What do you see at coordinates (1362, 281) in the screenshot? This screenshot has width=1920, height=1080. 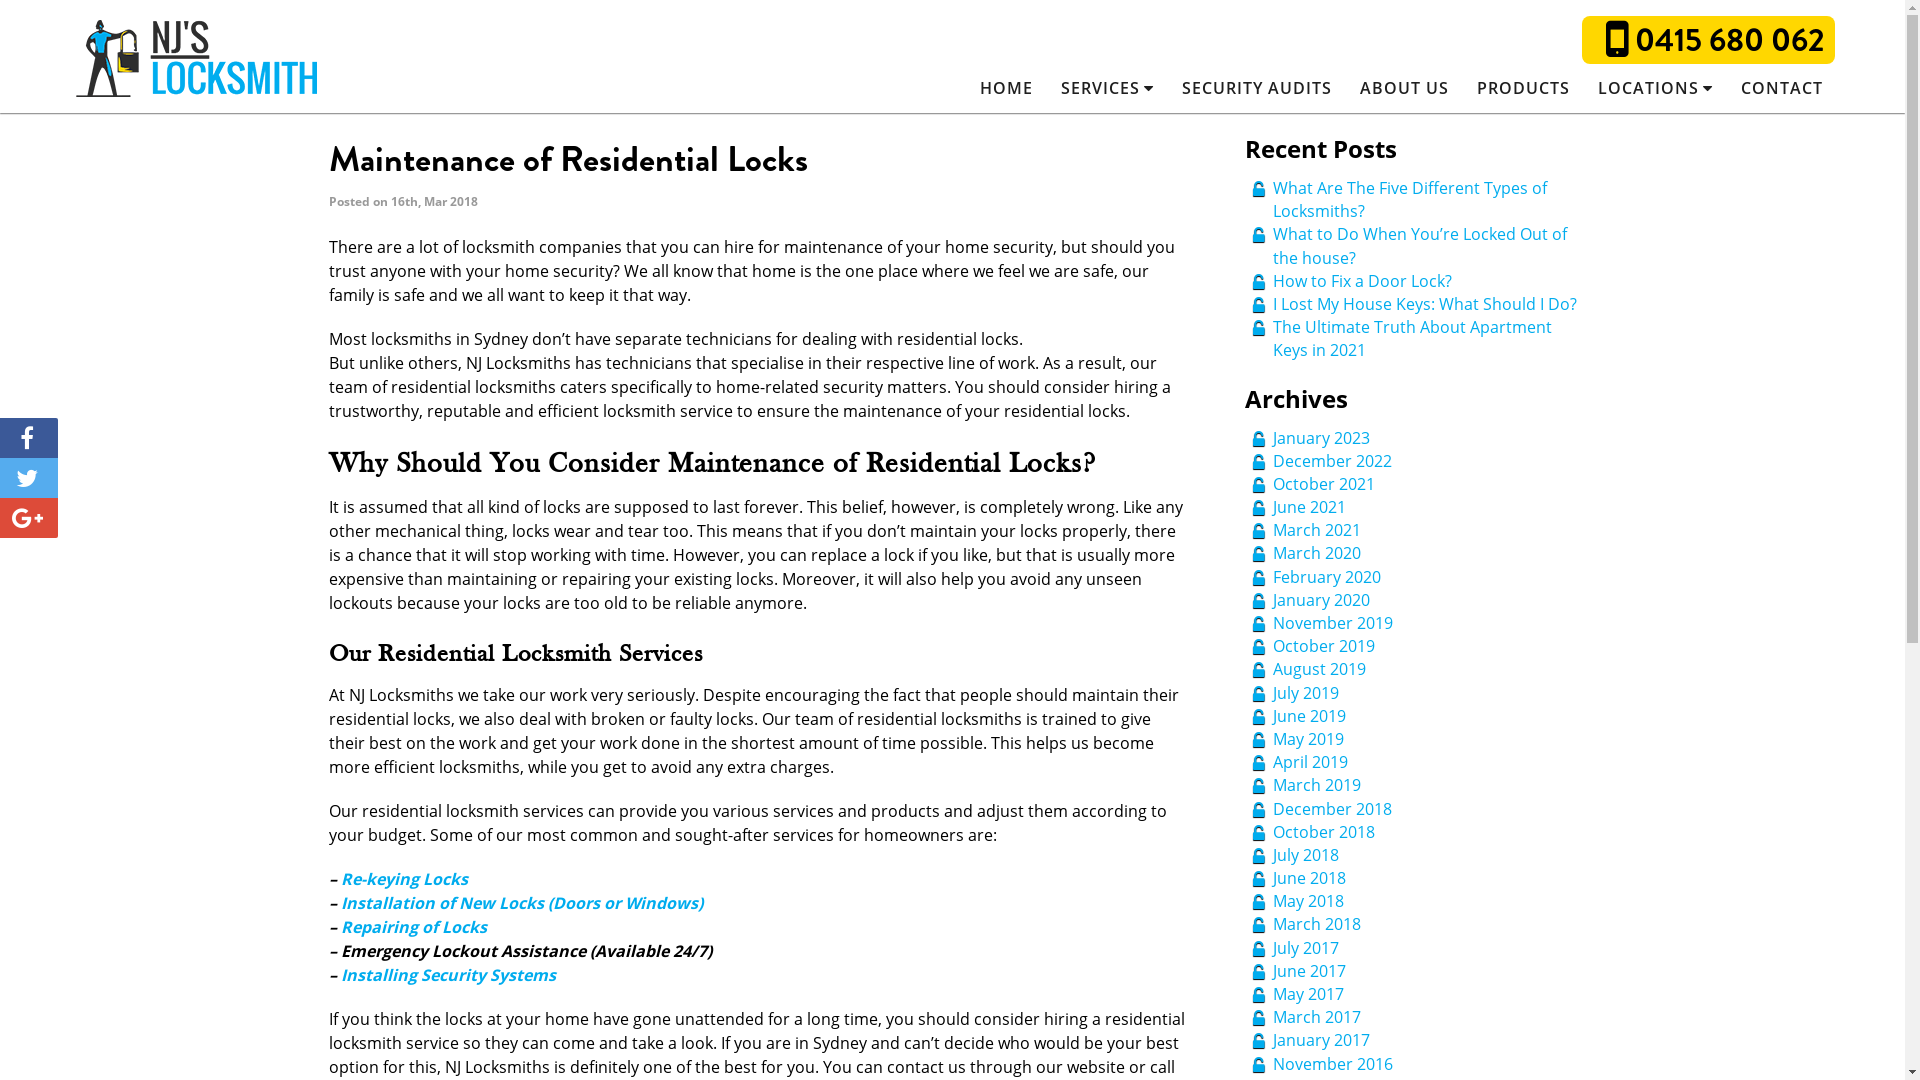 I see `'How to Fix a Door Lock? '` at bounding box center [1362, 281].